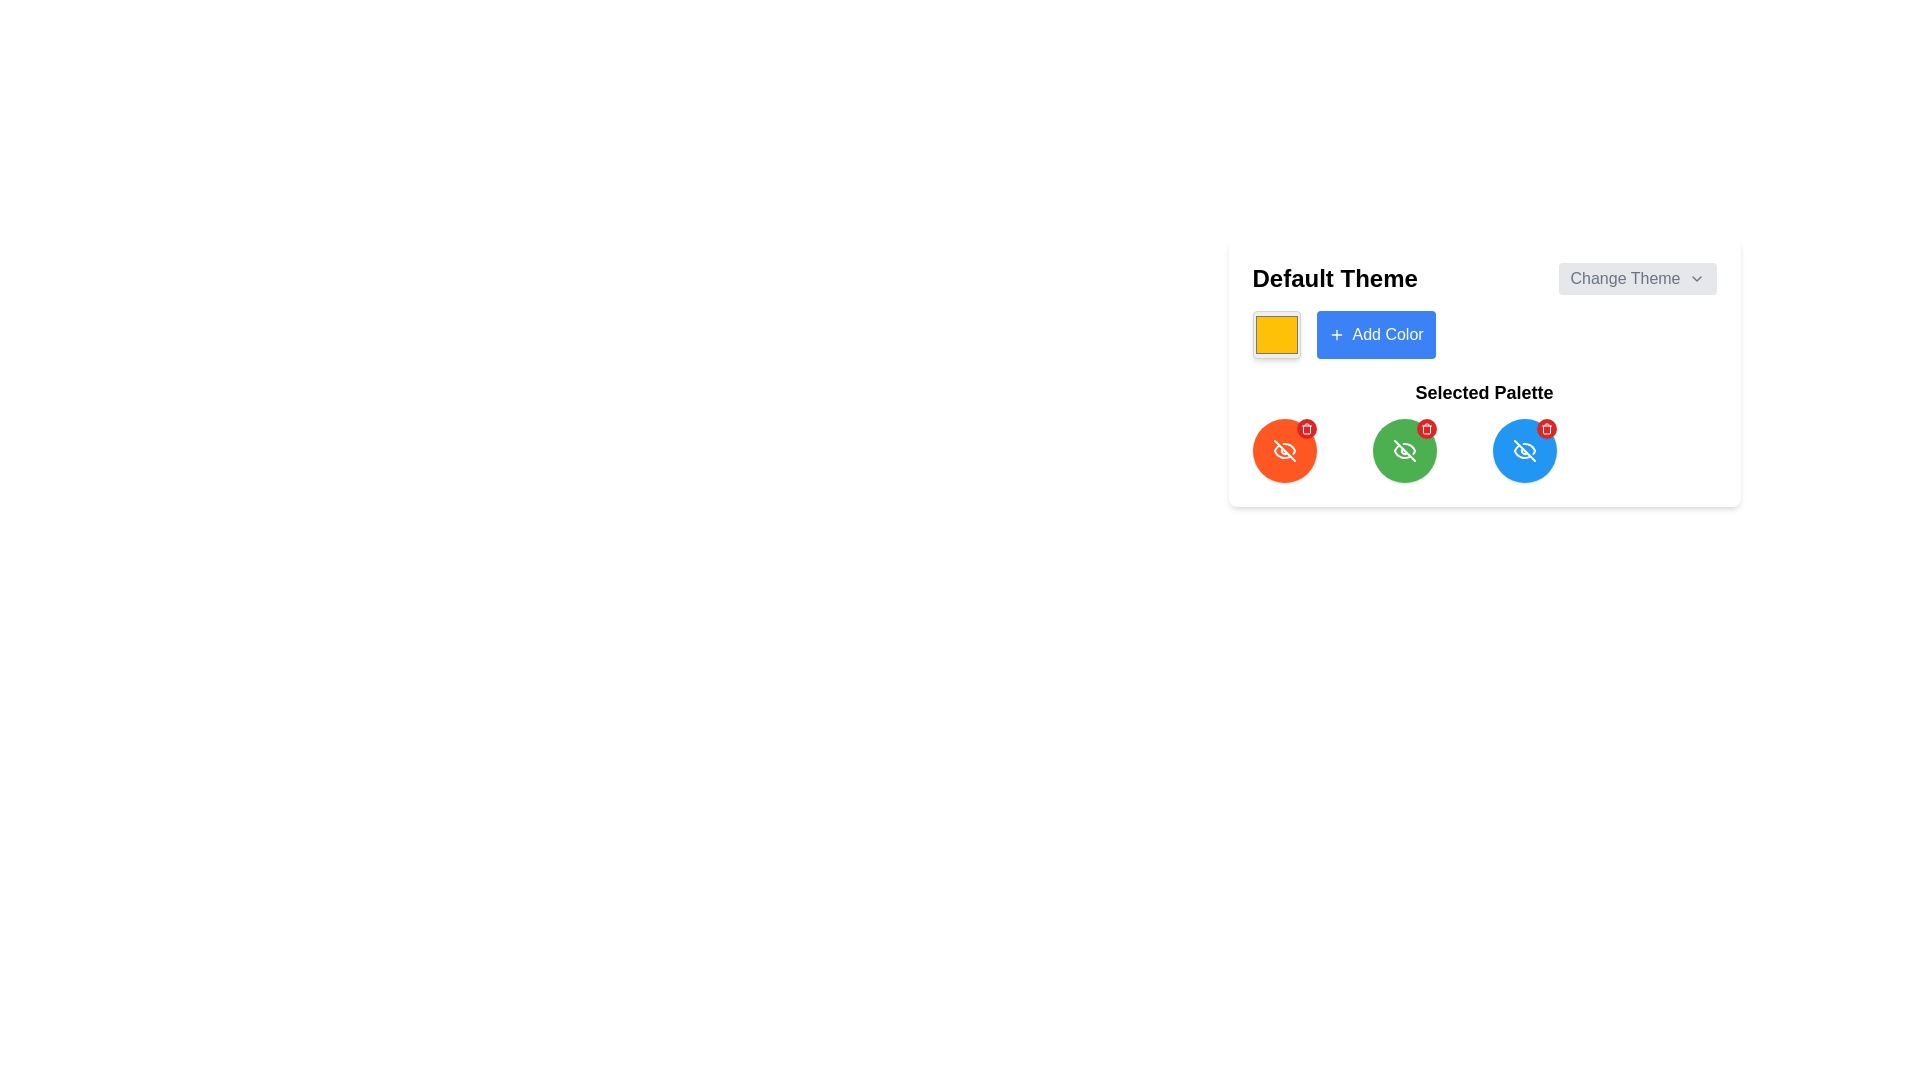 Image resolution: width=1920 pixels, height=1080 pixels. I want to click on the delete button located at the top-right corner of the blue circular icon in the 'Selected Palette' section to enable keyboard actions, so click(1545, 427).